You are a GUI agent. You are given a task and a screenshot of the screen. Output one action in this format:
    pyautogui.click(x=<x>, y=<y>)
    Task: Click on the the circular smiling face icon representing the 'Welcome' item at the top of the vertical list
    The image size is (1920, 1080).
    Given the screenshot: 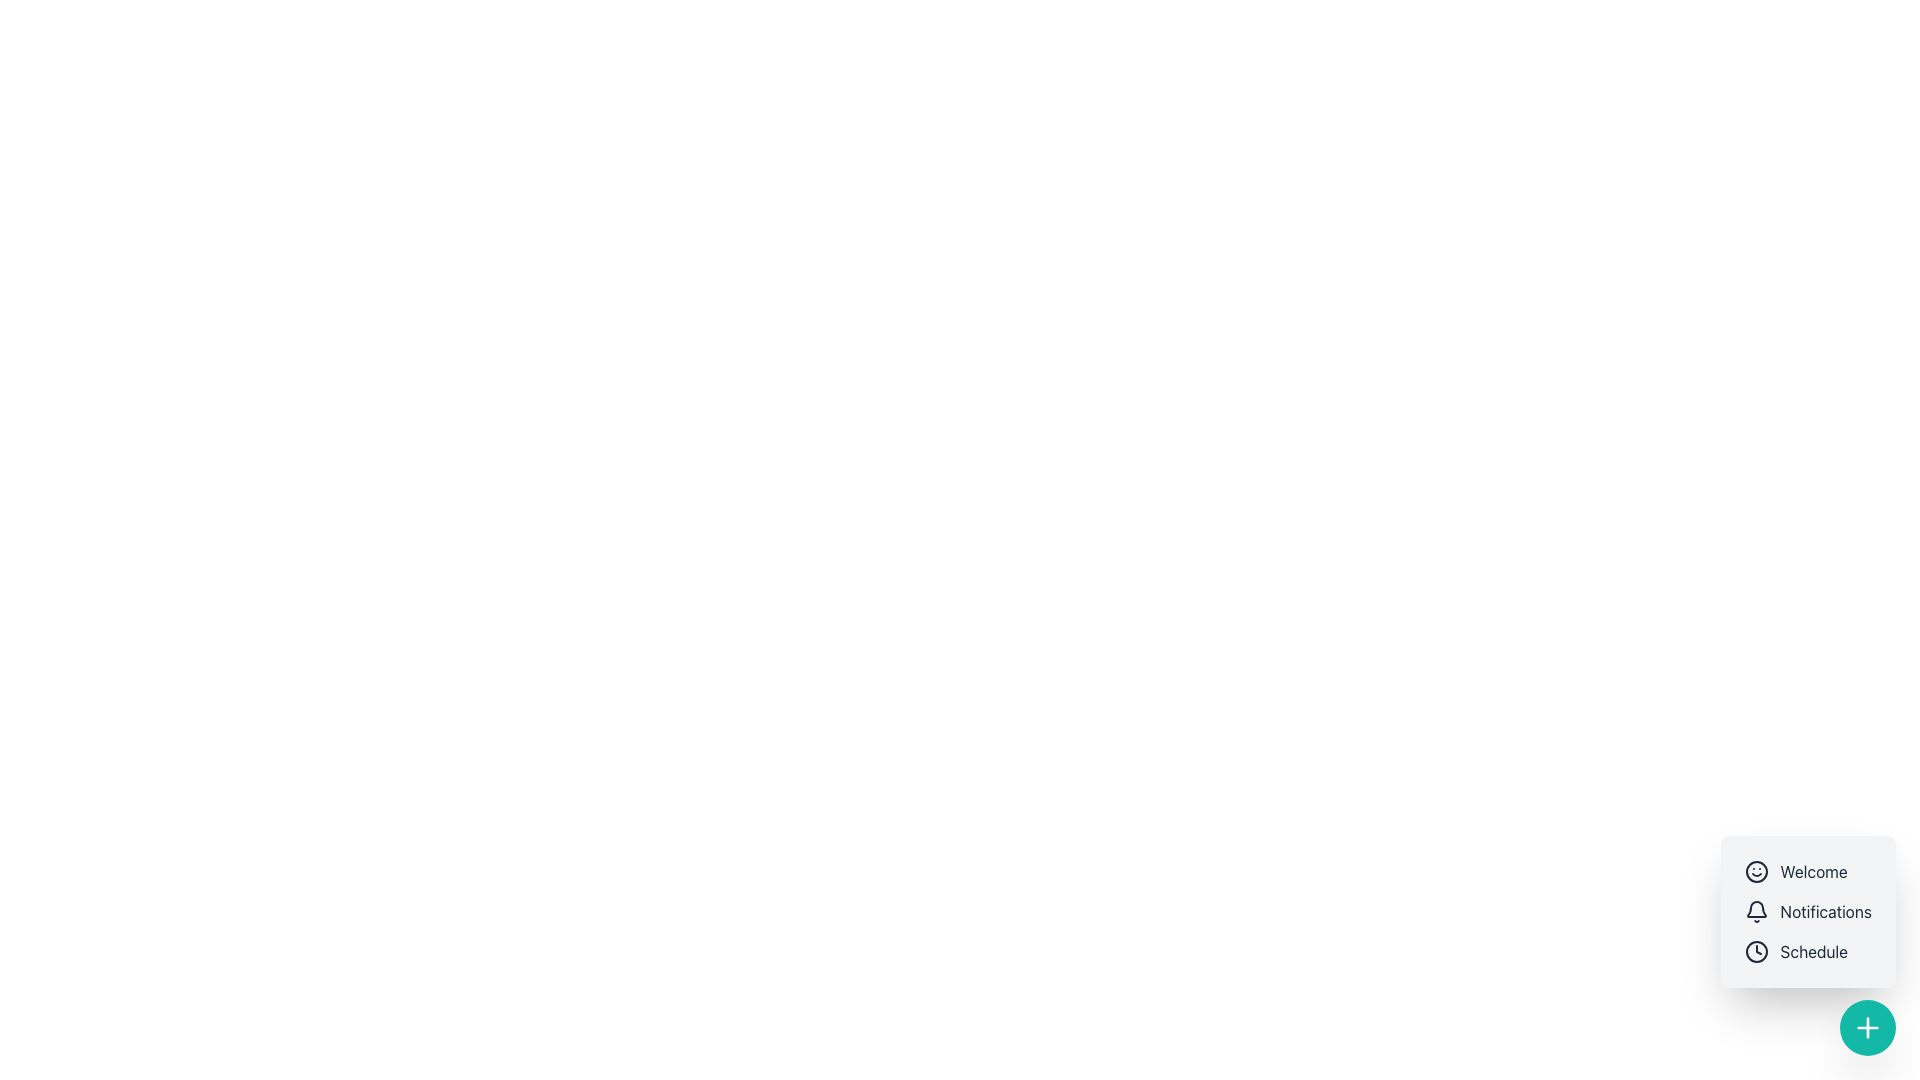 What is the action you would take?
    pyautogui.click(x=1755, y=870)
    